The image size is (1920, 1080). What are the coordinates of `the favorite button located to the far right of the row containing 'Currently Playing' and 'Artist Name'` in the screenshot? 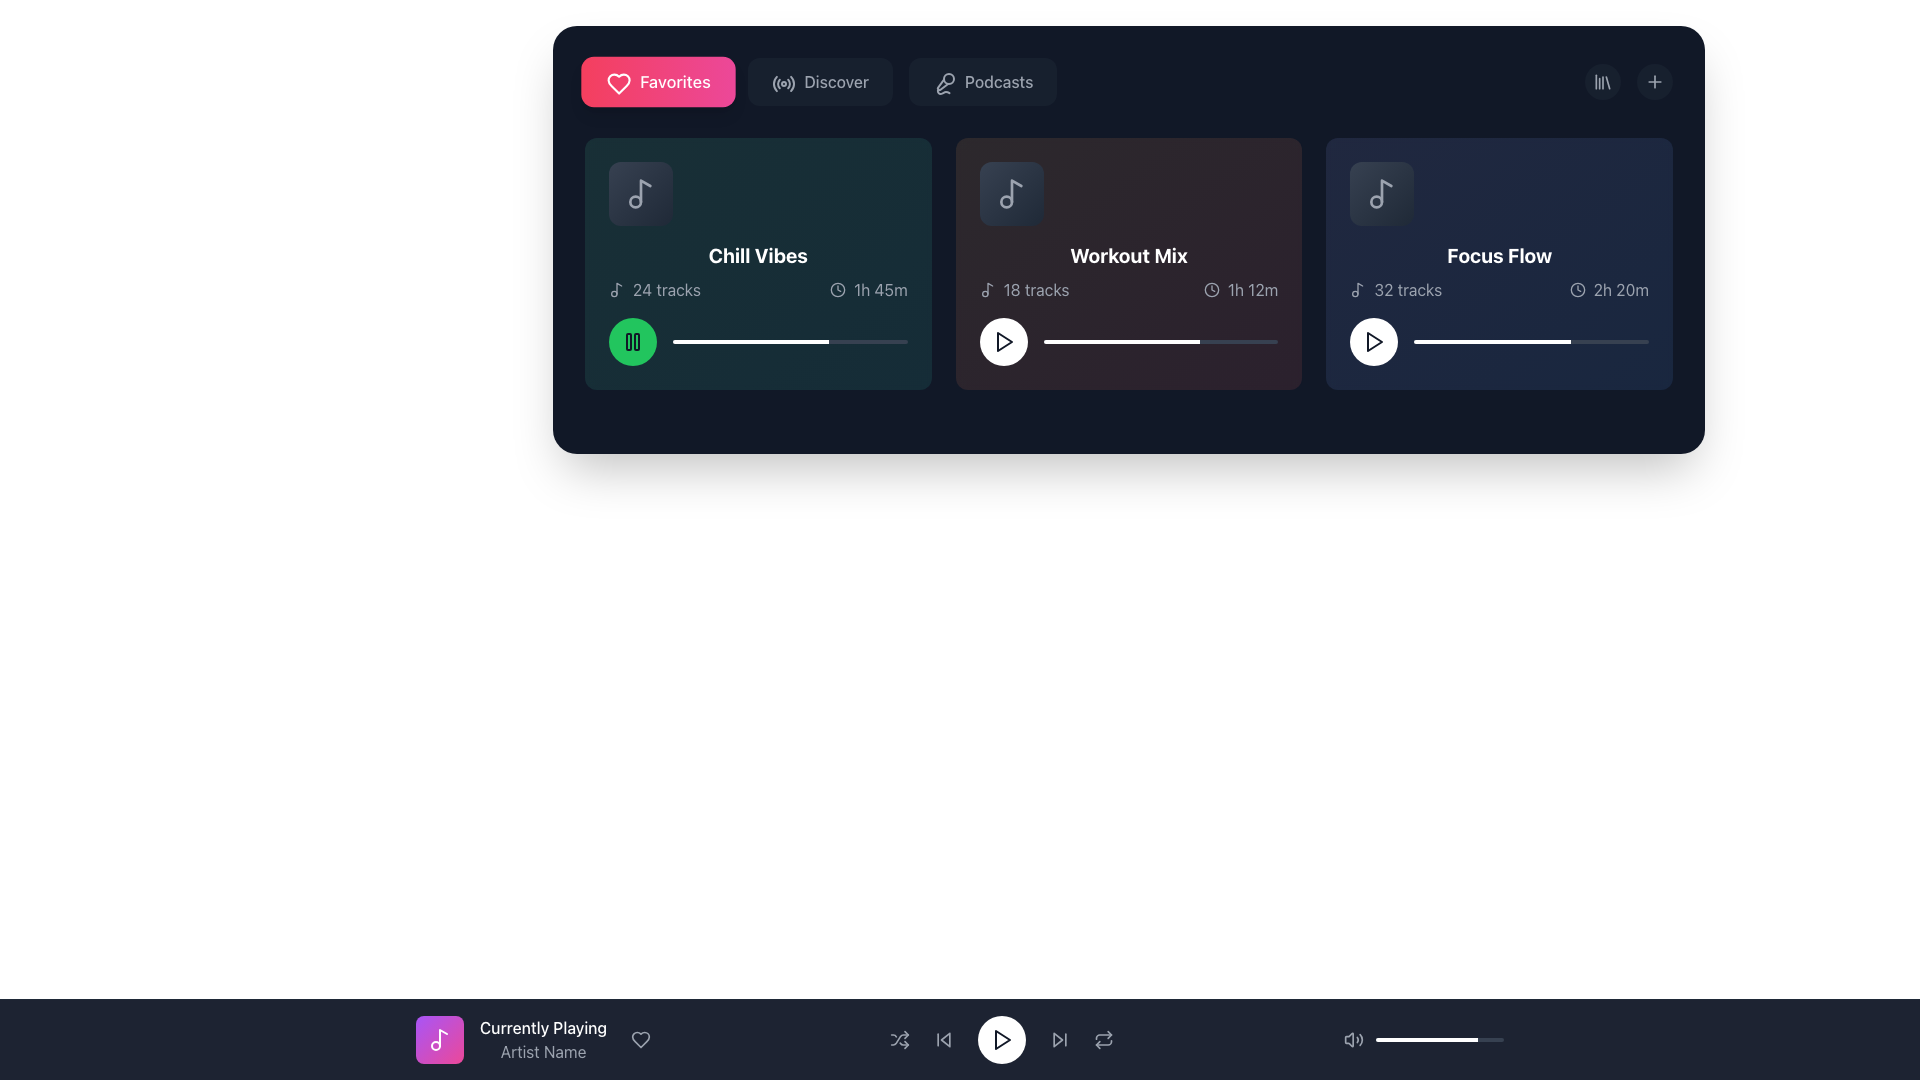 It's located at (641, 1039).